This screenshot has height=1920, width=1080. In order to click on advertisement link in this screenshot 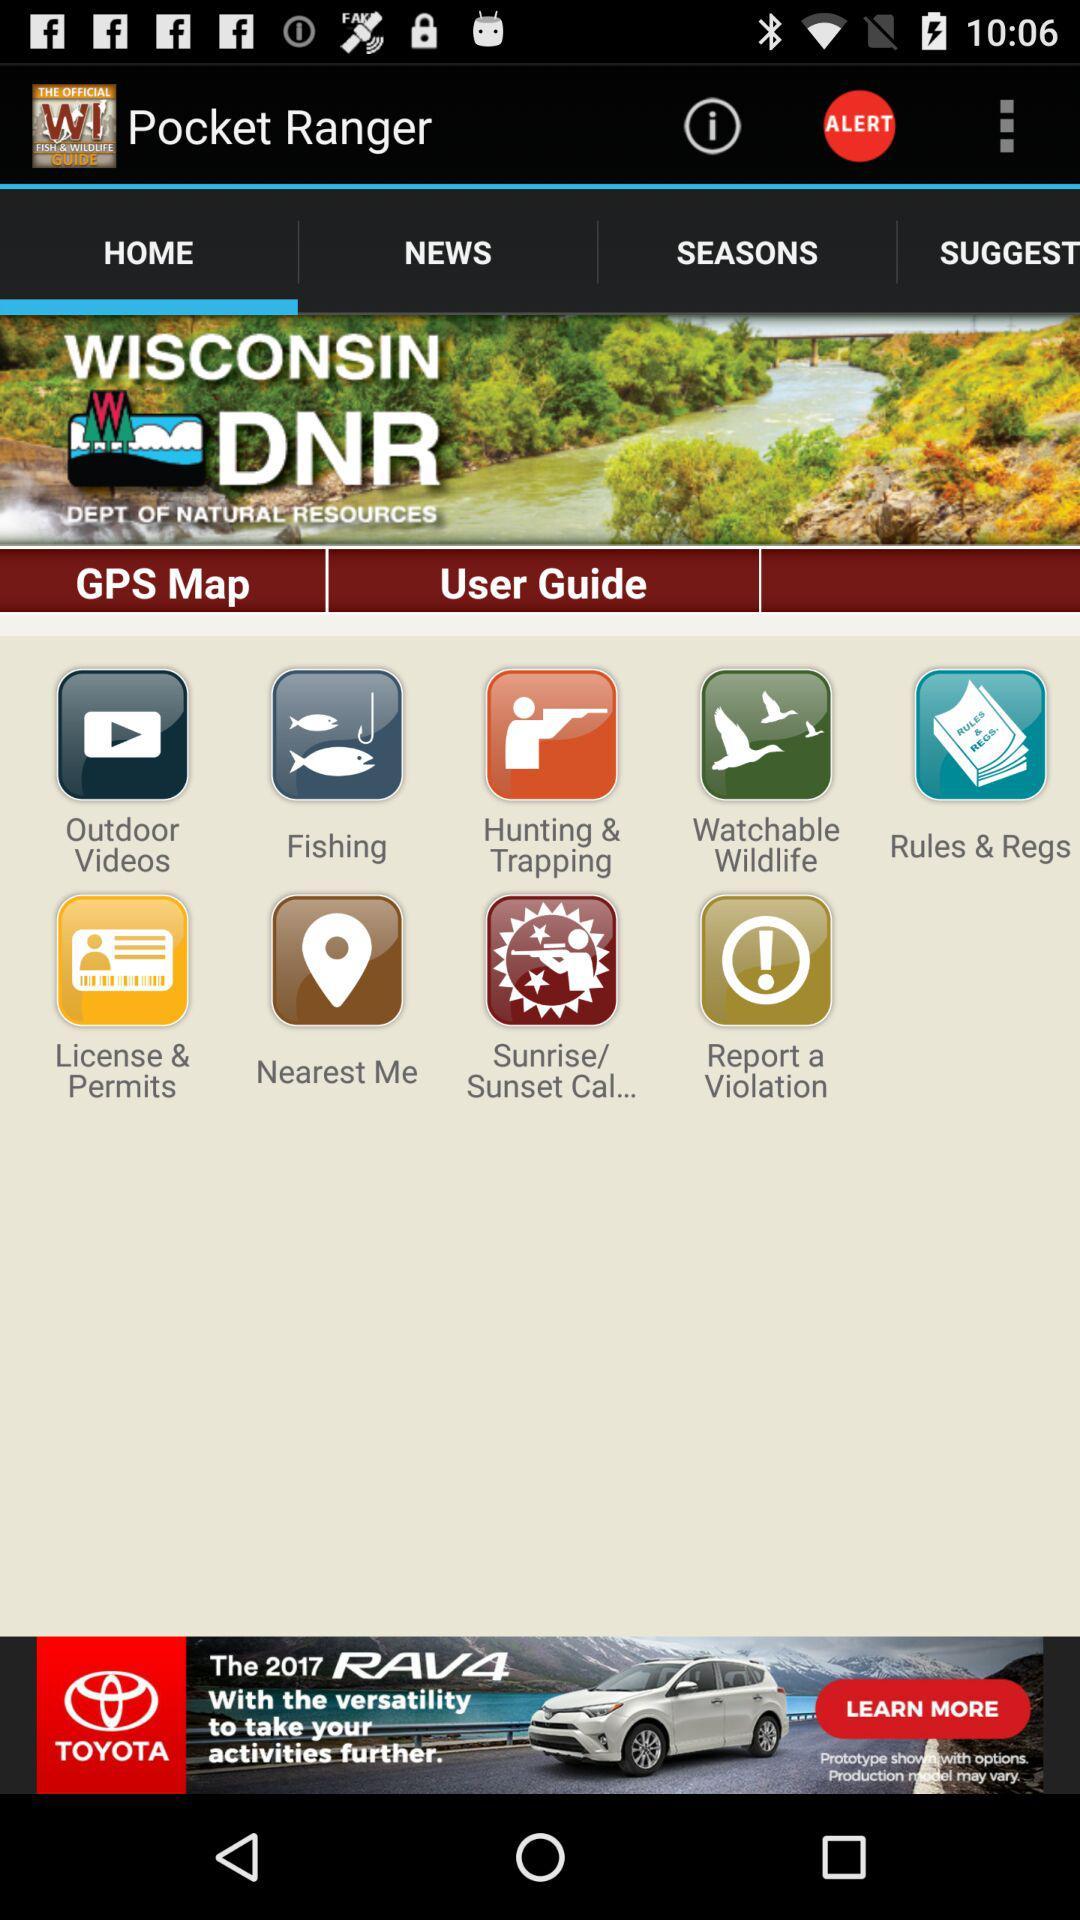, I will do `click(540, 1714)`.